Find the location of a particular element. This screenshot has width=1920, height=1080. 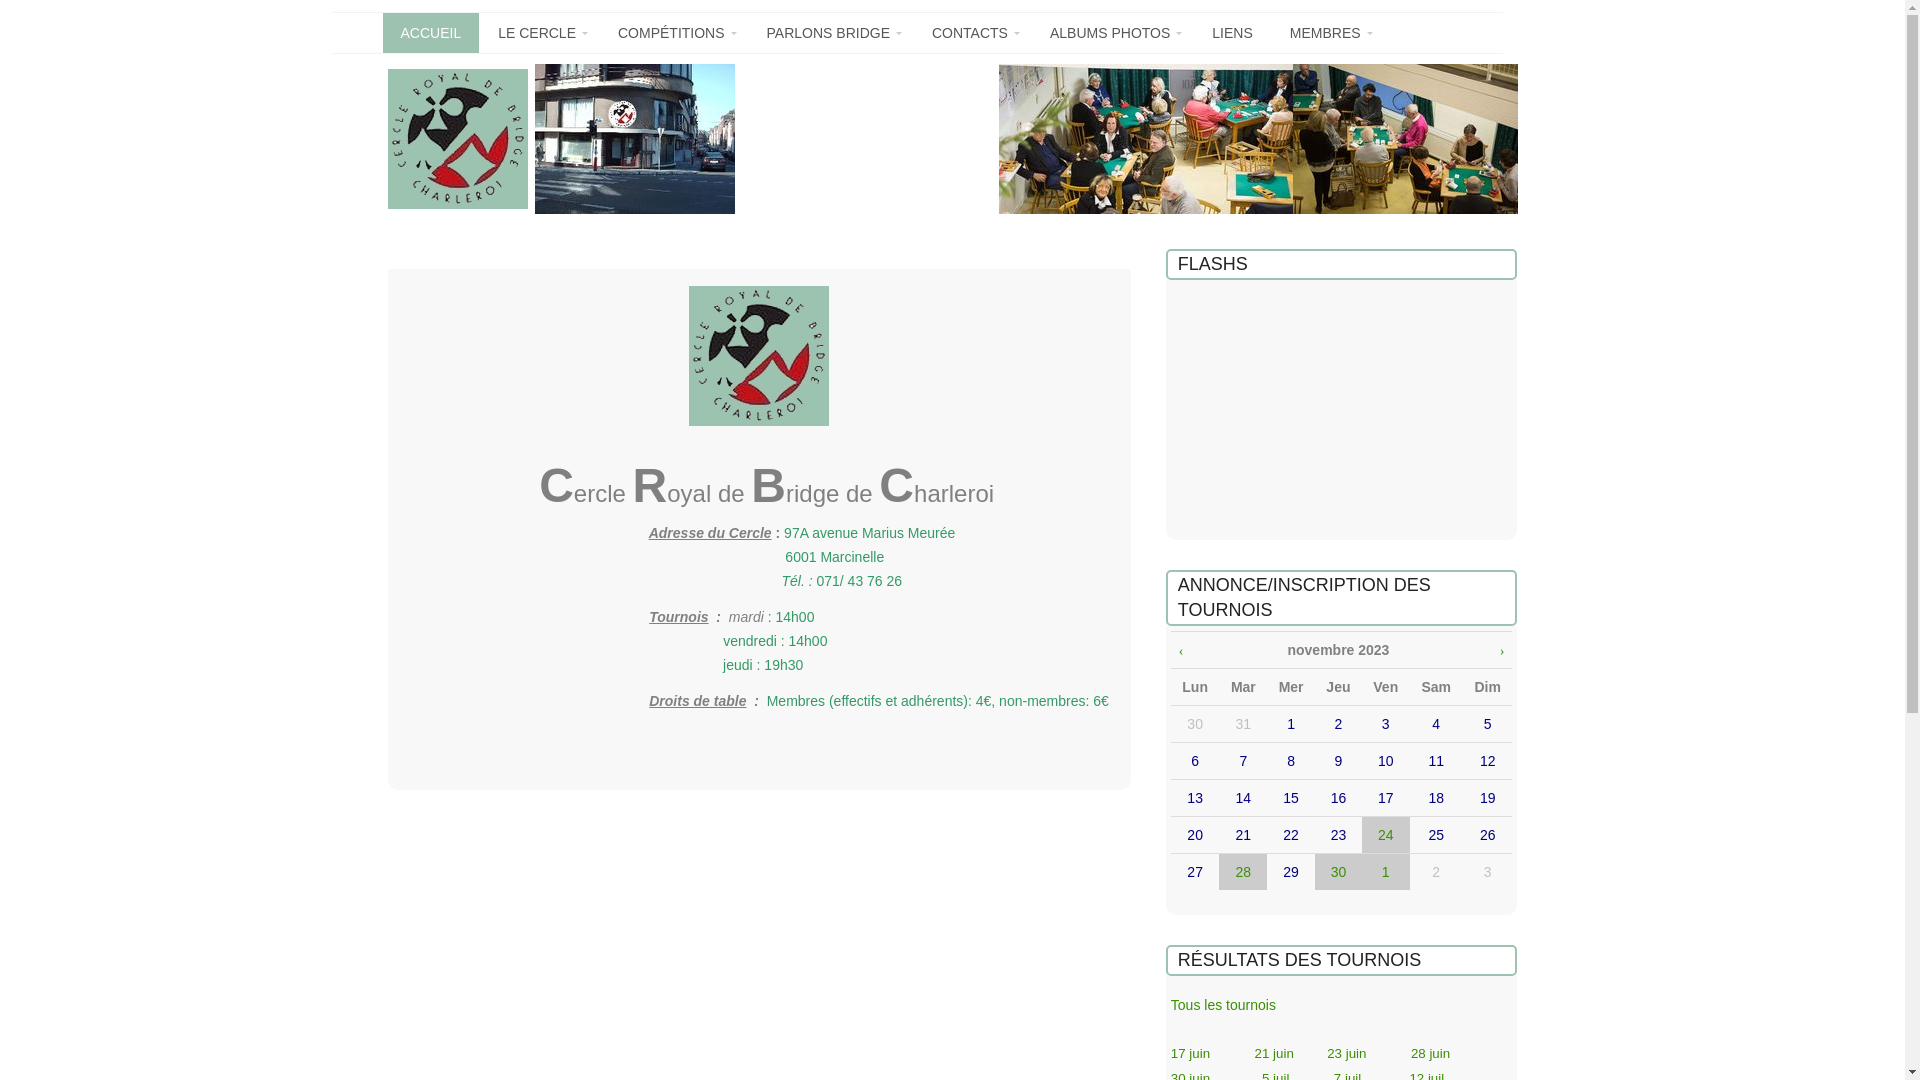

'LIENS' is located at coordinates (1231, 33).